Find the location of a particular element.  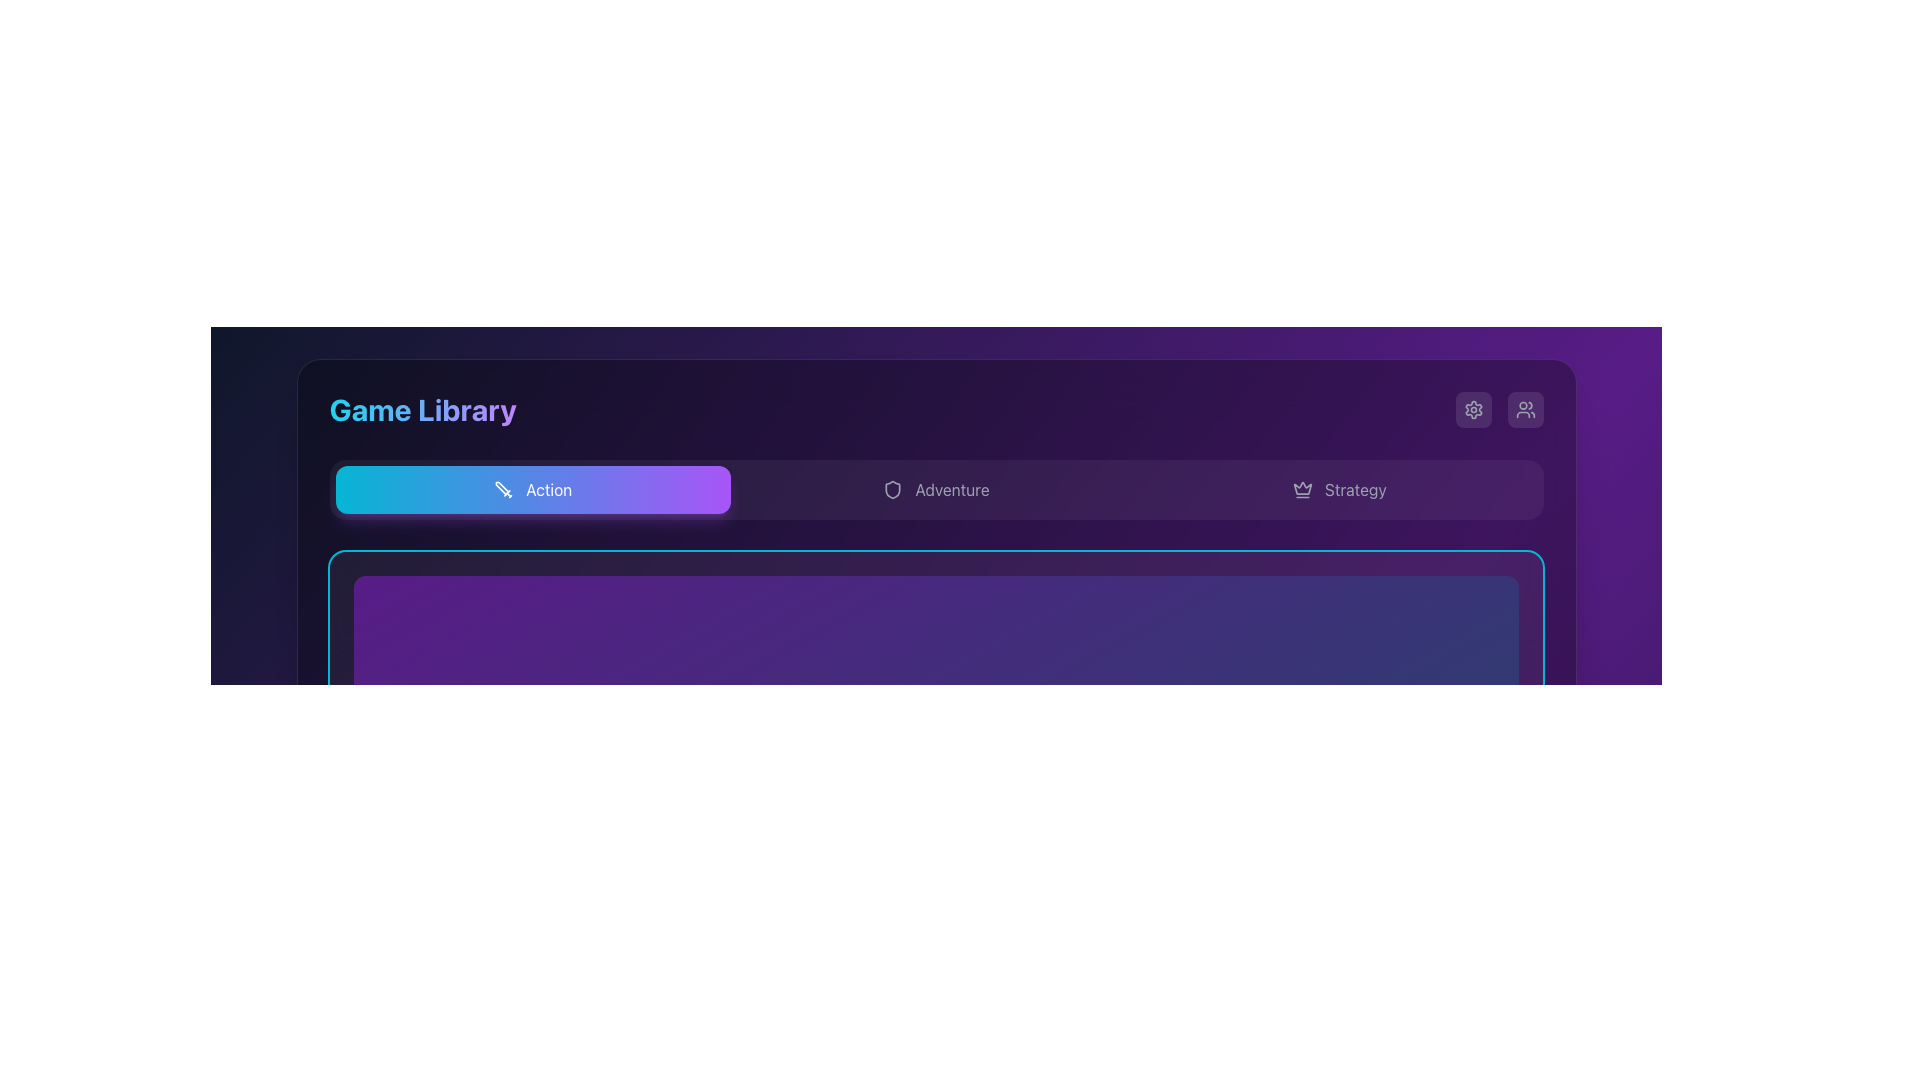

text label within the cyan-to-purple gradient button that indicates the 'Action' category, located near the center of the button in the horizontal row of category buttons under 'Game Library' is located at coordinates (549, 489).